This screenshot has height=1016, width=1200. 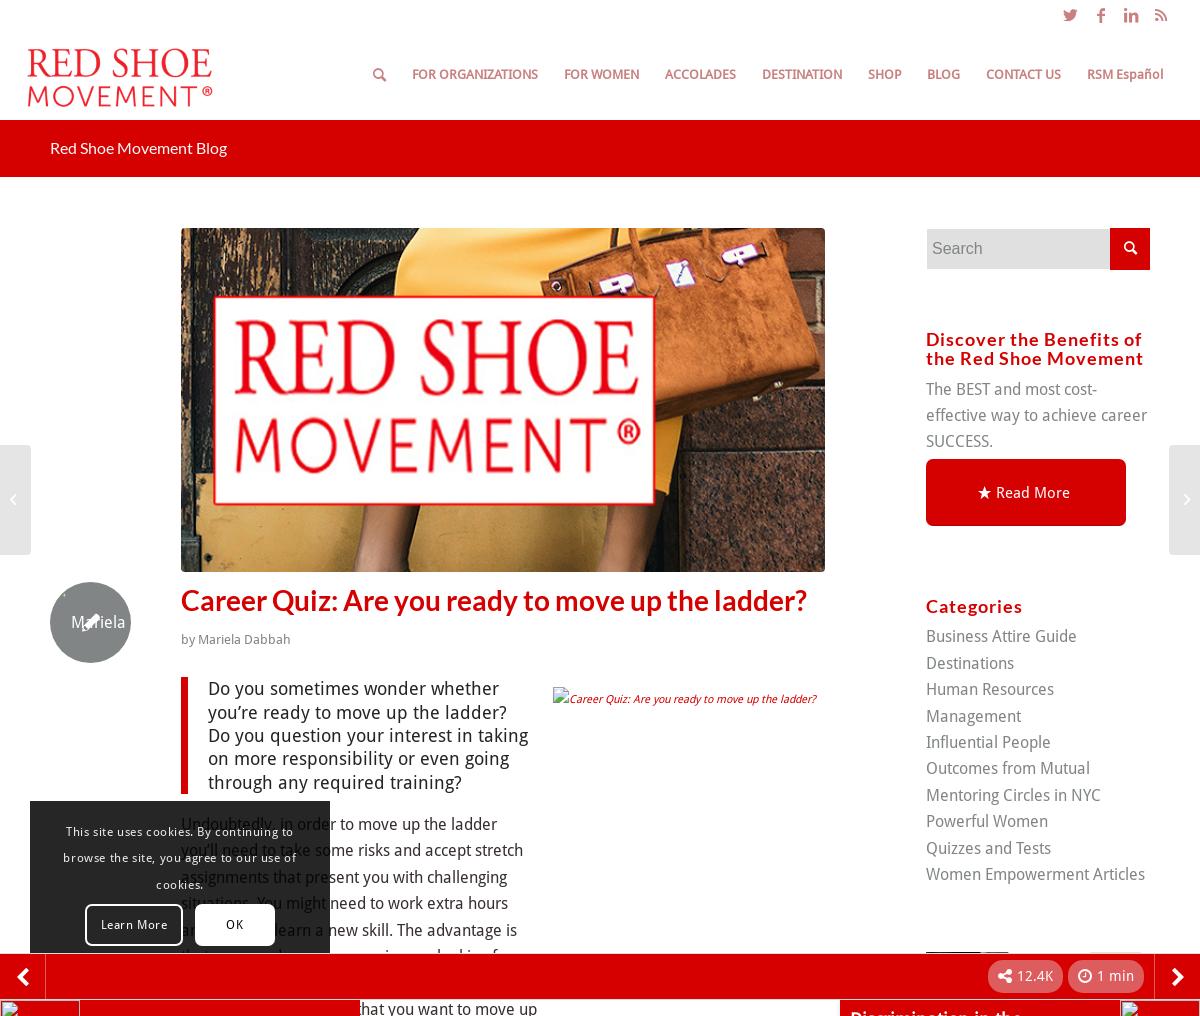 What do you see at coordinates (926, 635) in the screenshot?
I see `'Business Attire Guide'` at bounding box center [926, 635].